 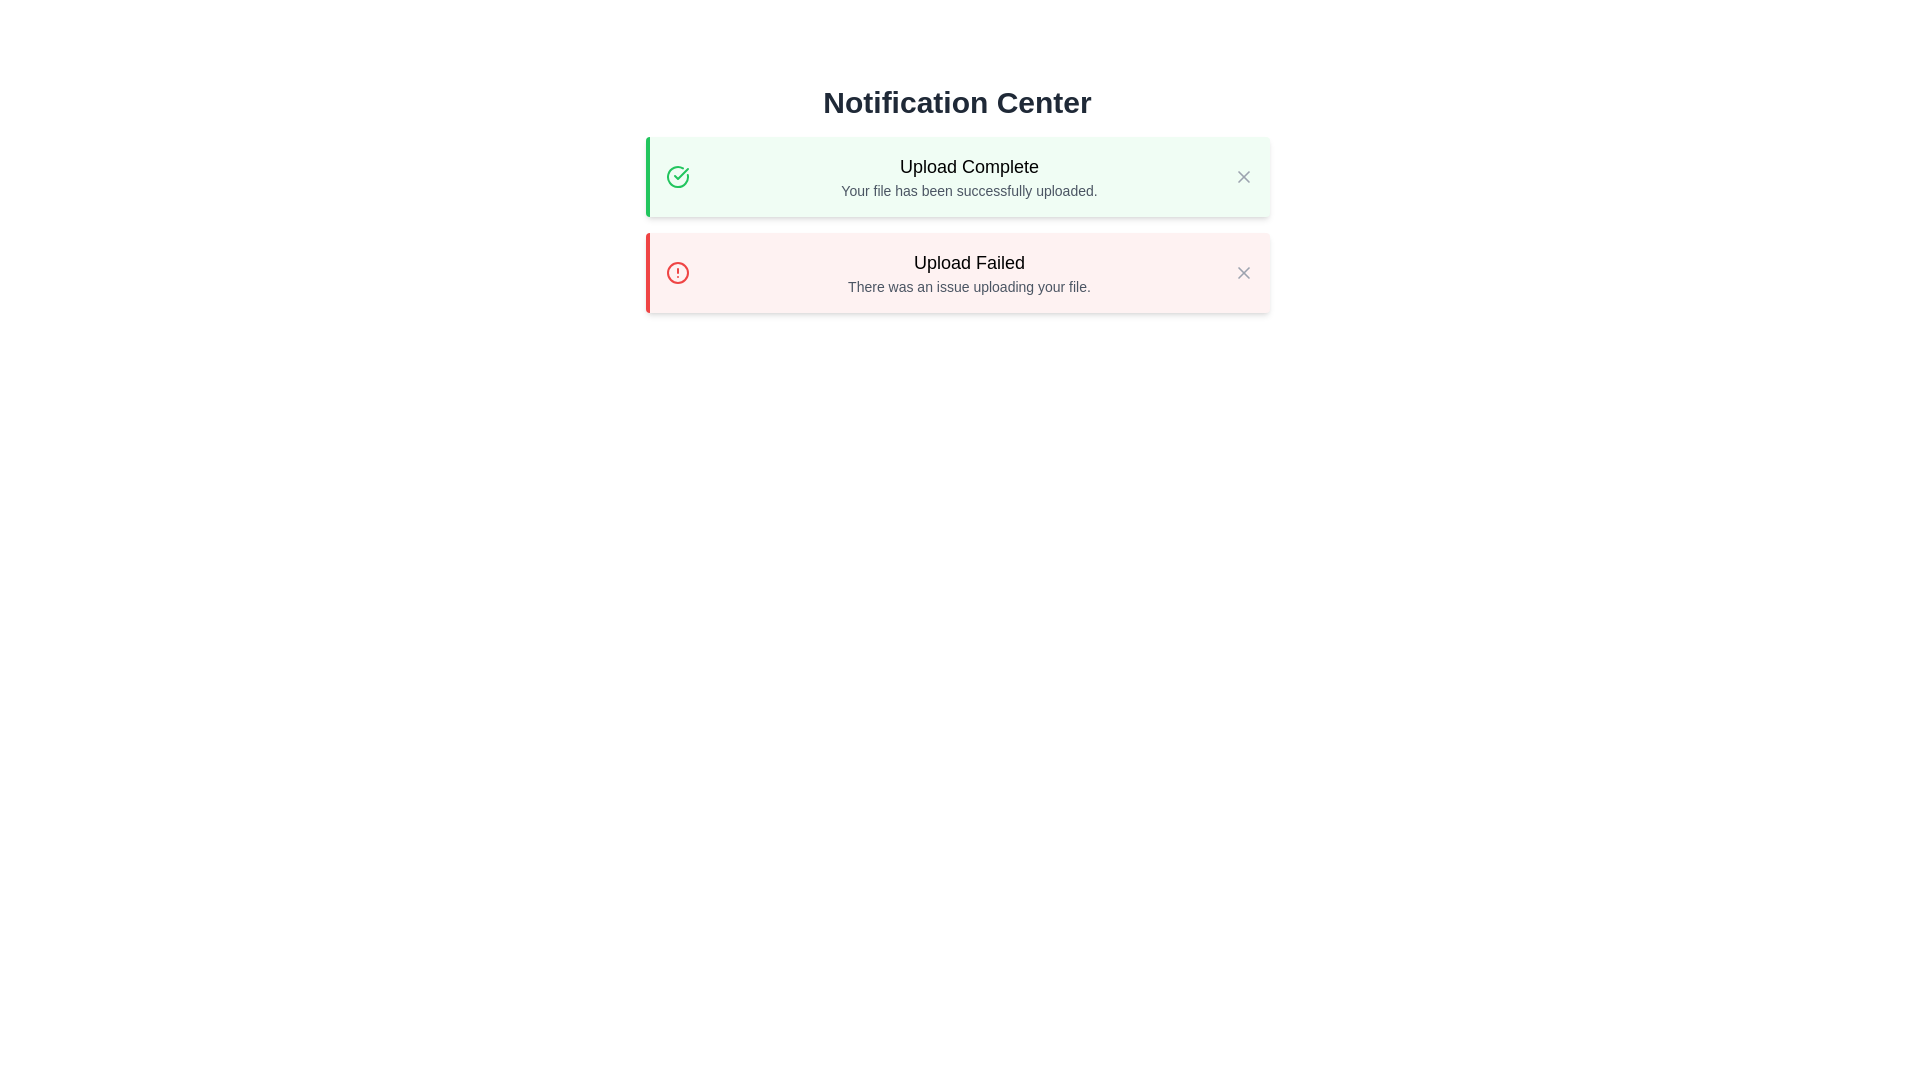 What do you see at coordinates (956, 199) in the screenshot?
I see `the Notification banner with a bright green background indicating 'Upload Complete' and a success checkmark icon` at bounding box center [956, 199].